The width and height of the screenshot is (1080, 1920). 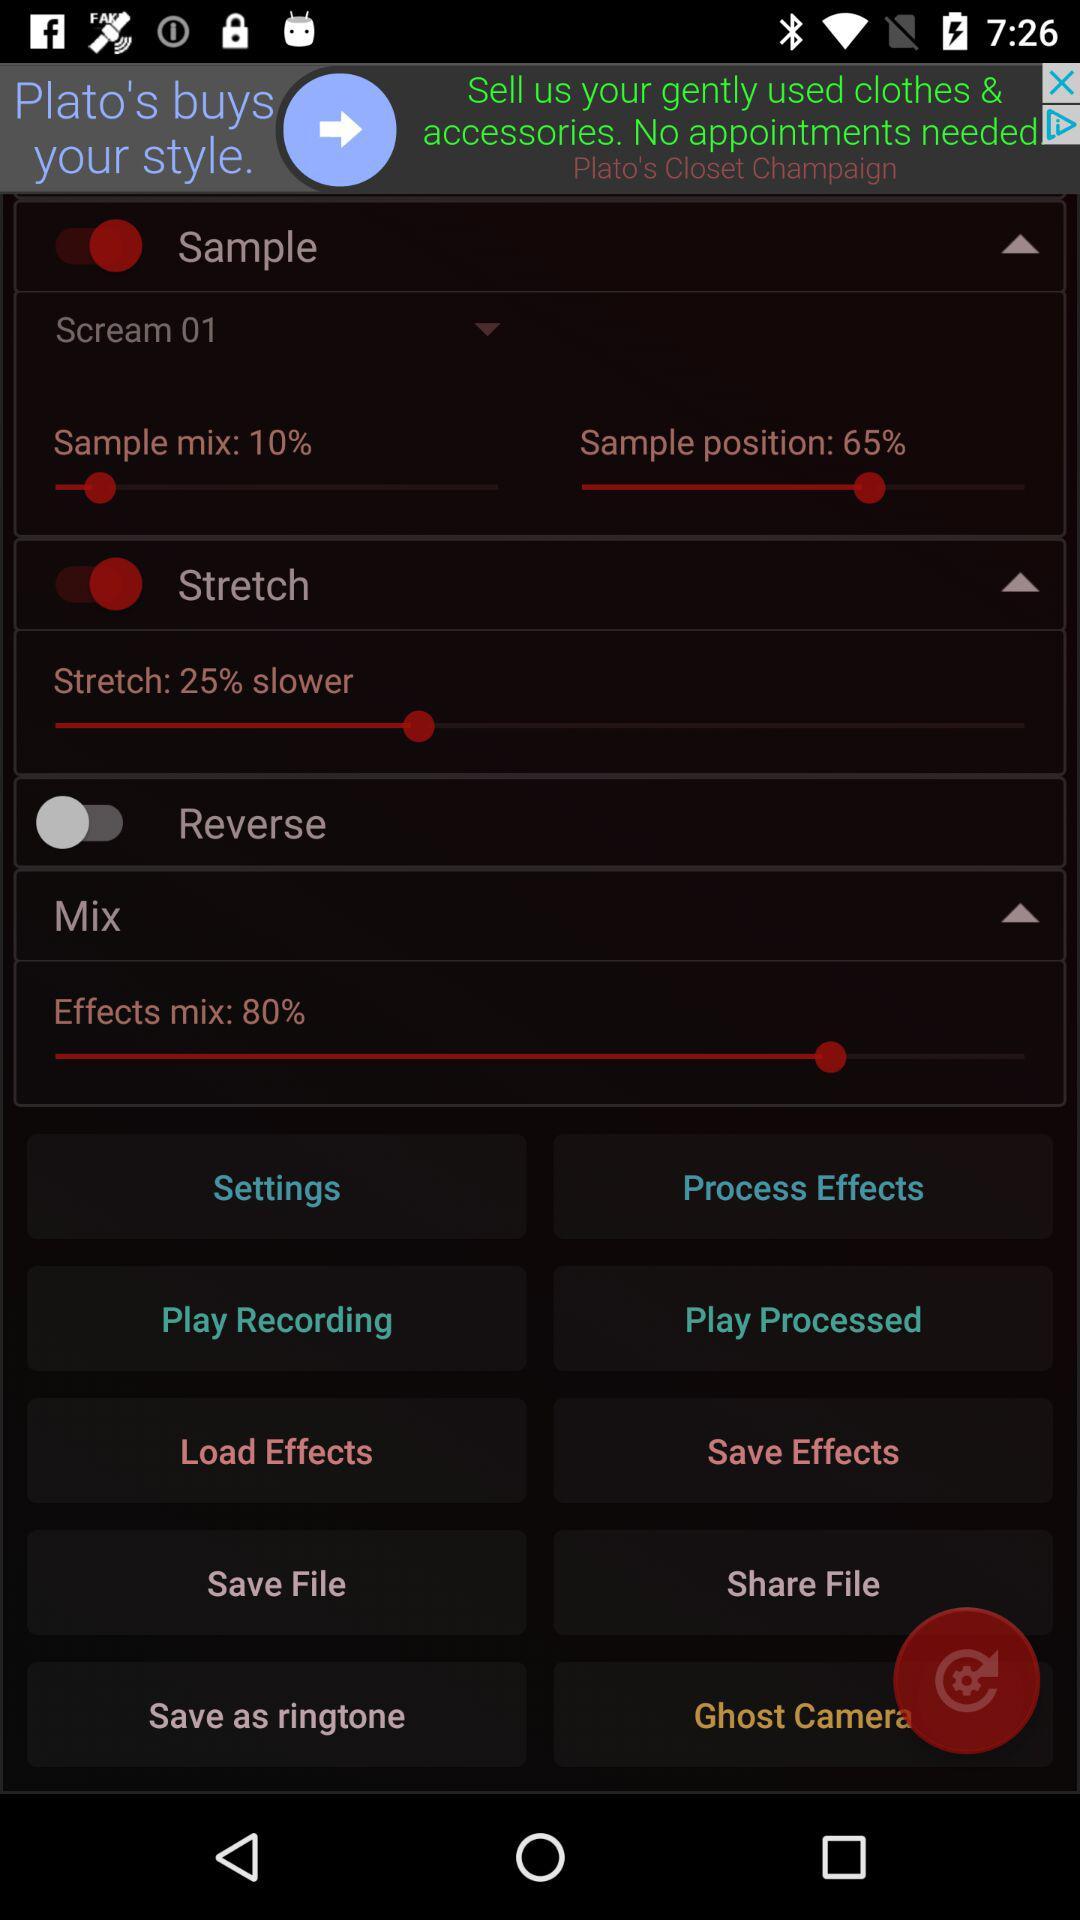 What do you see at coordinates (88, 582) in the screenshot?
I see `stretch option` at bounding box center [88, 582].